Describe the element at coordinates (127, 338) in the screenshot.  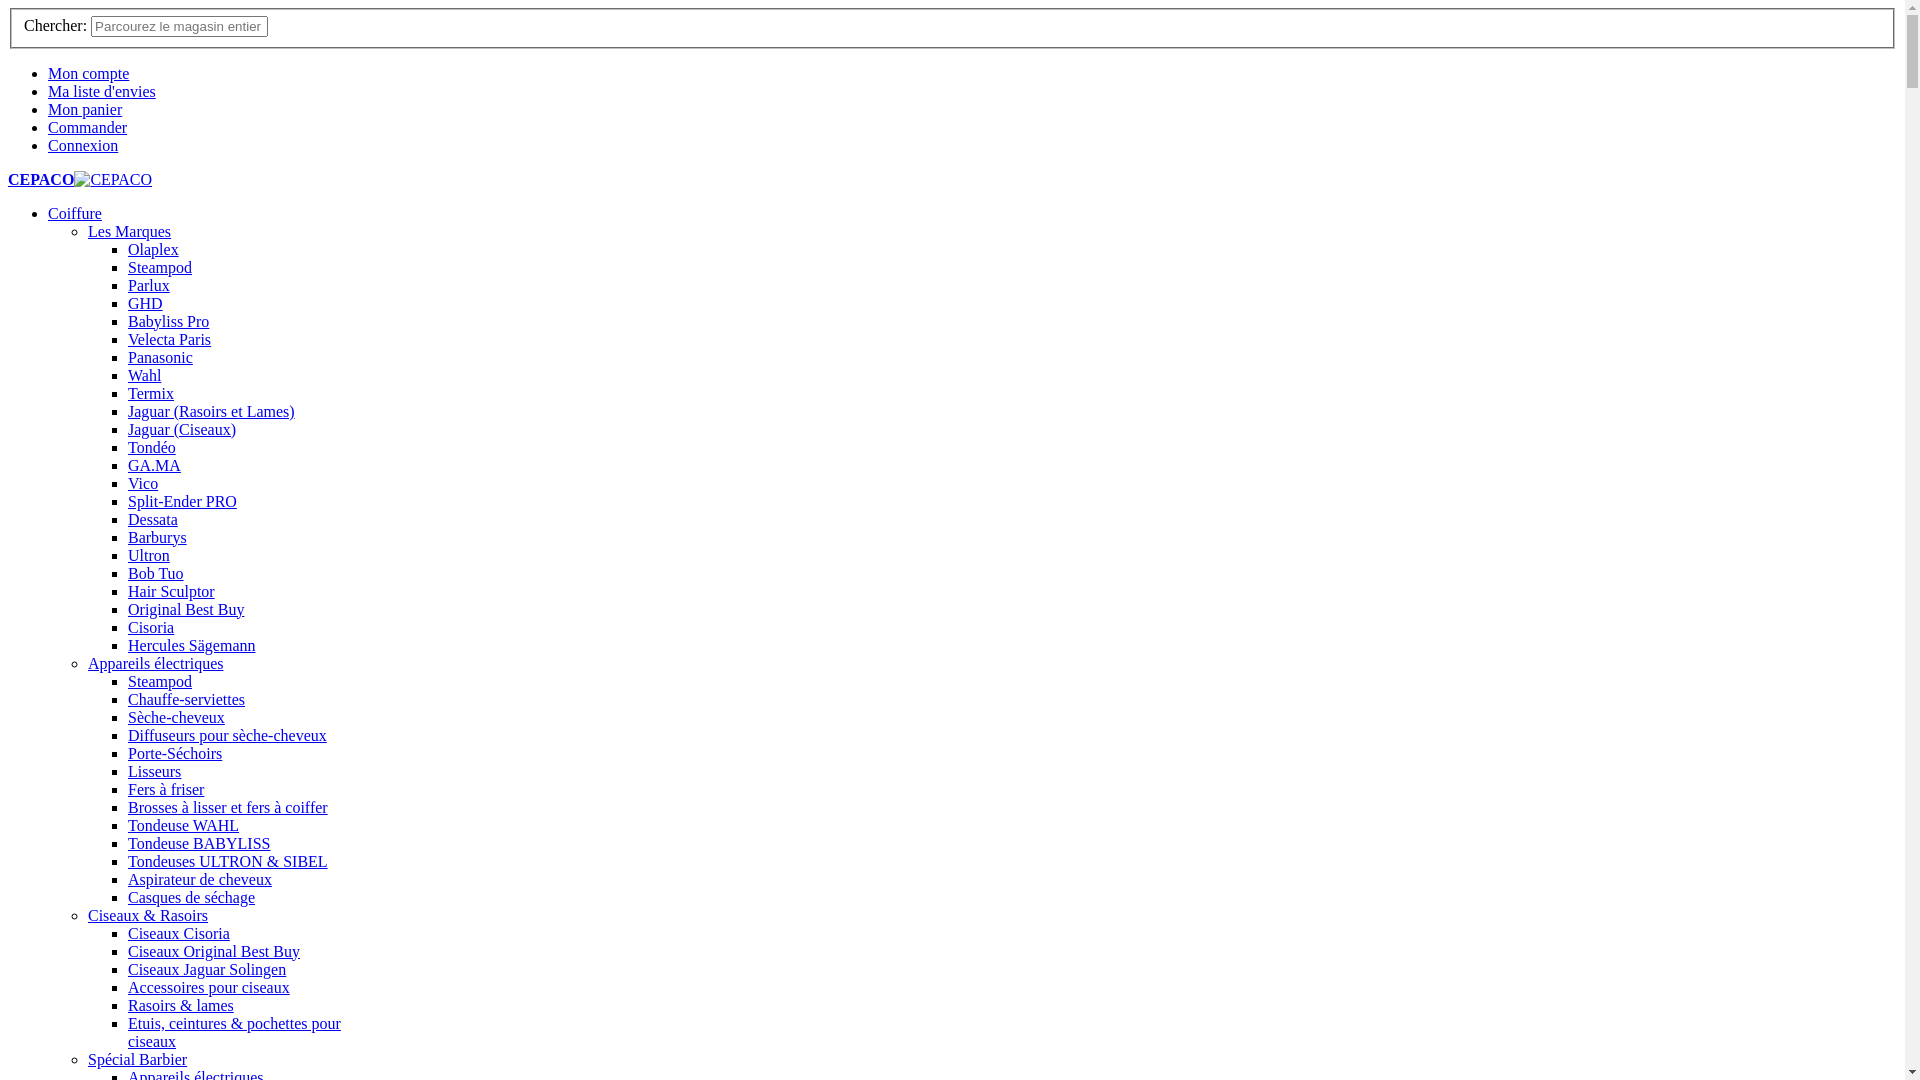
I see `'Velecta Paris'` at that location.